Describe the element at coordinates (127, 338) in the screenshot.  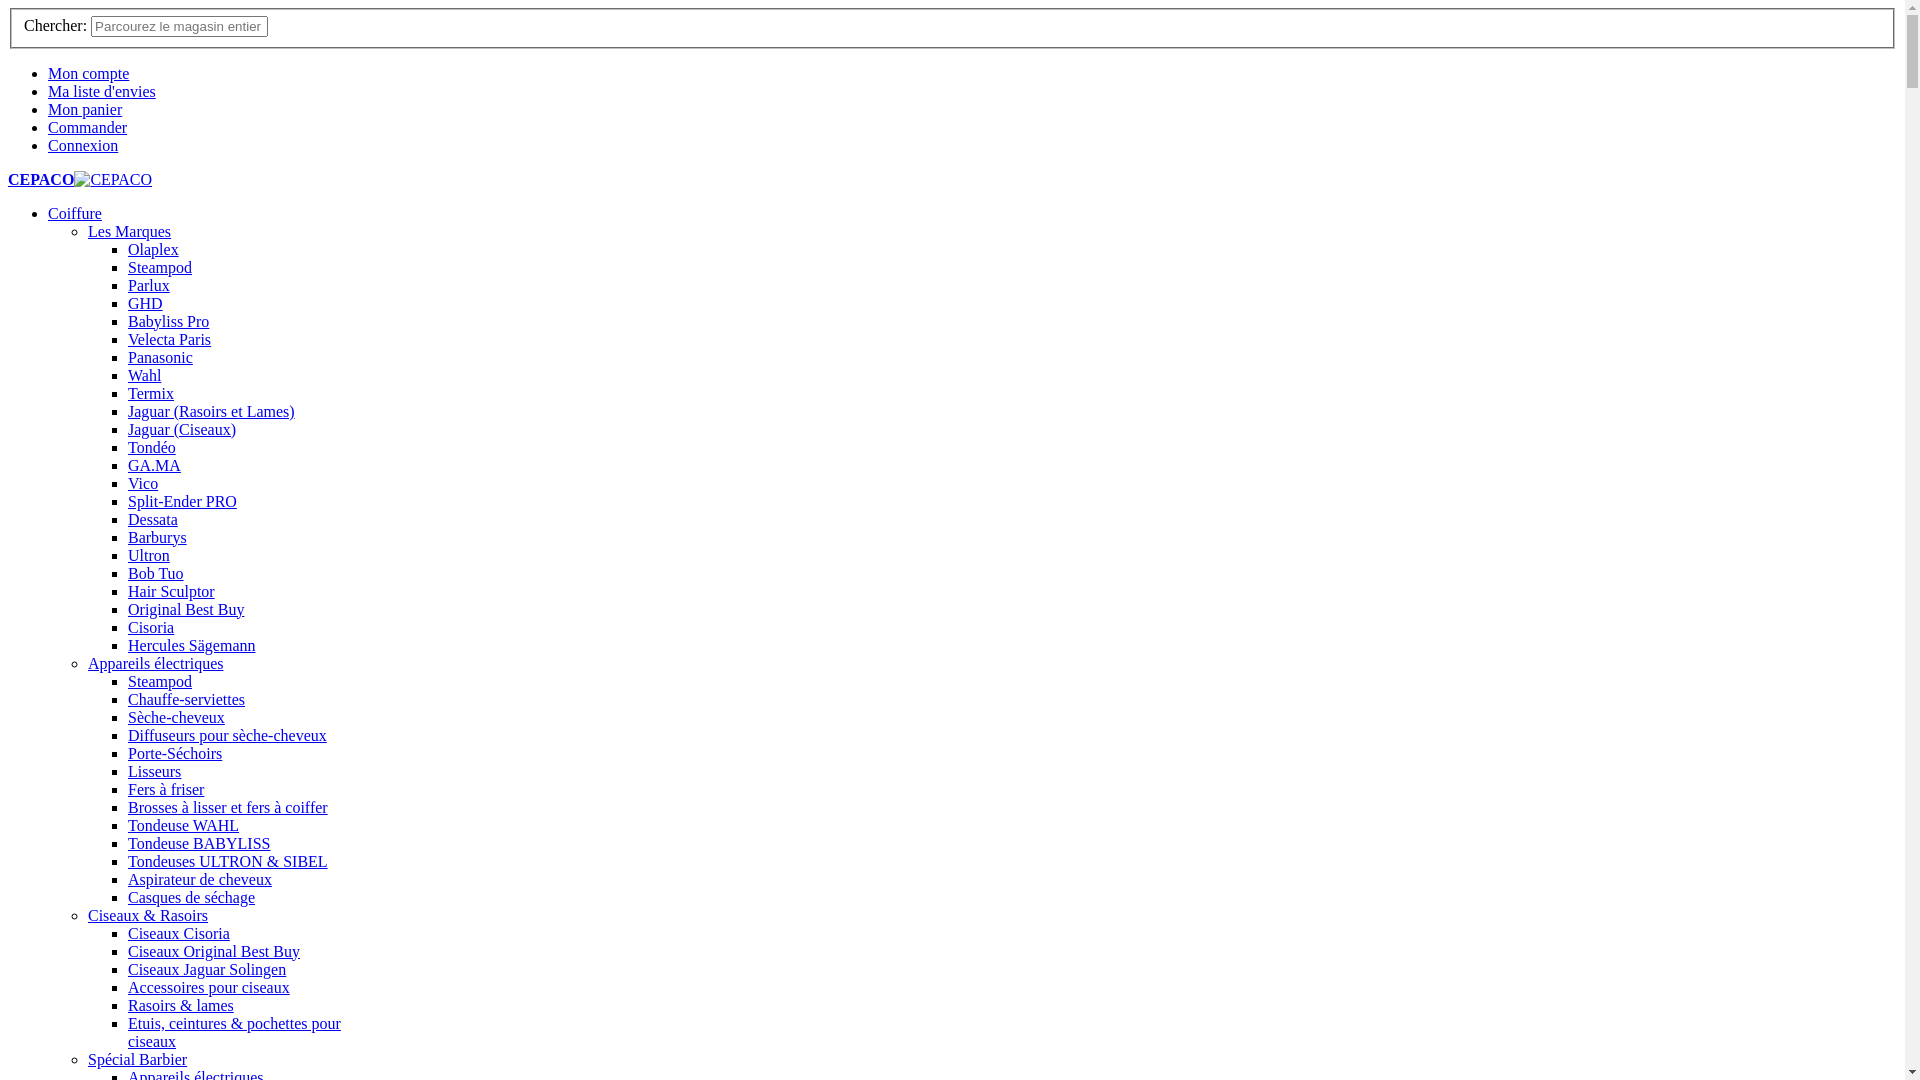
I see `'Velecta Paris'` at that location.